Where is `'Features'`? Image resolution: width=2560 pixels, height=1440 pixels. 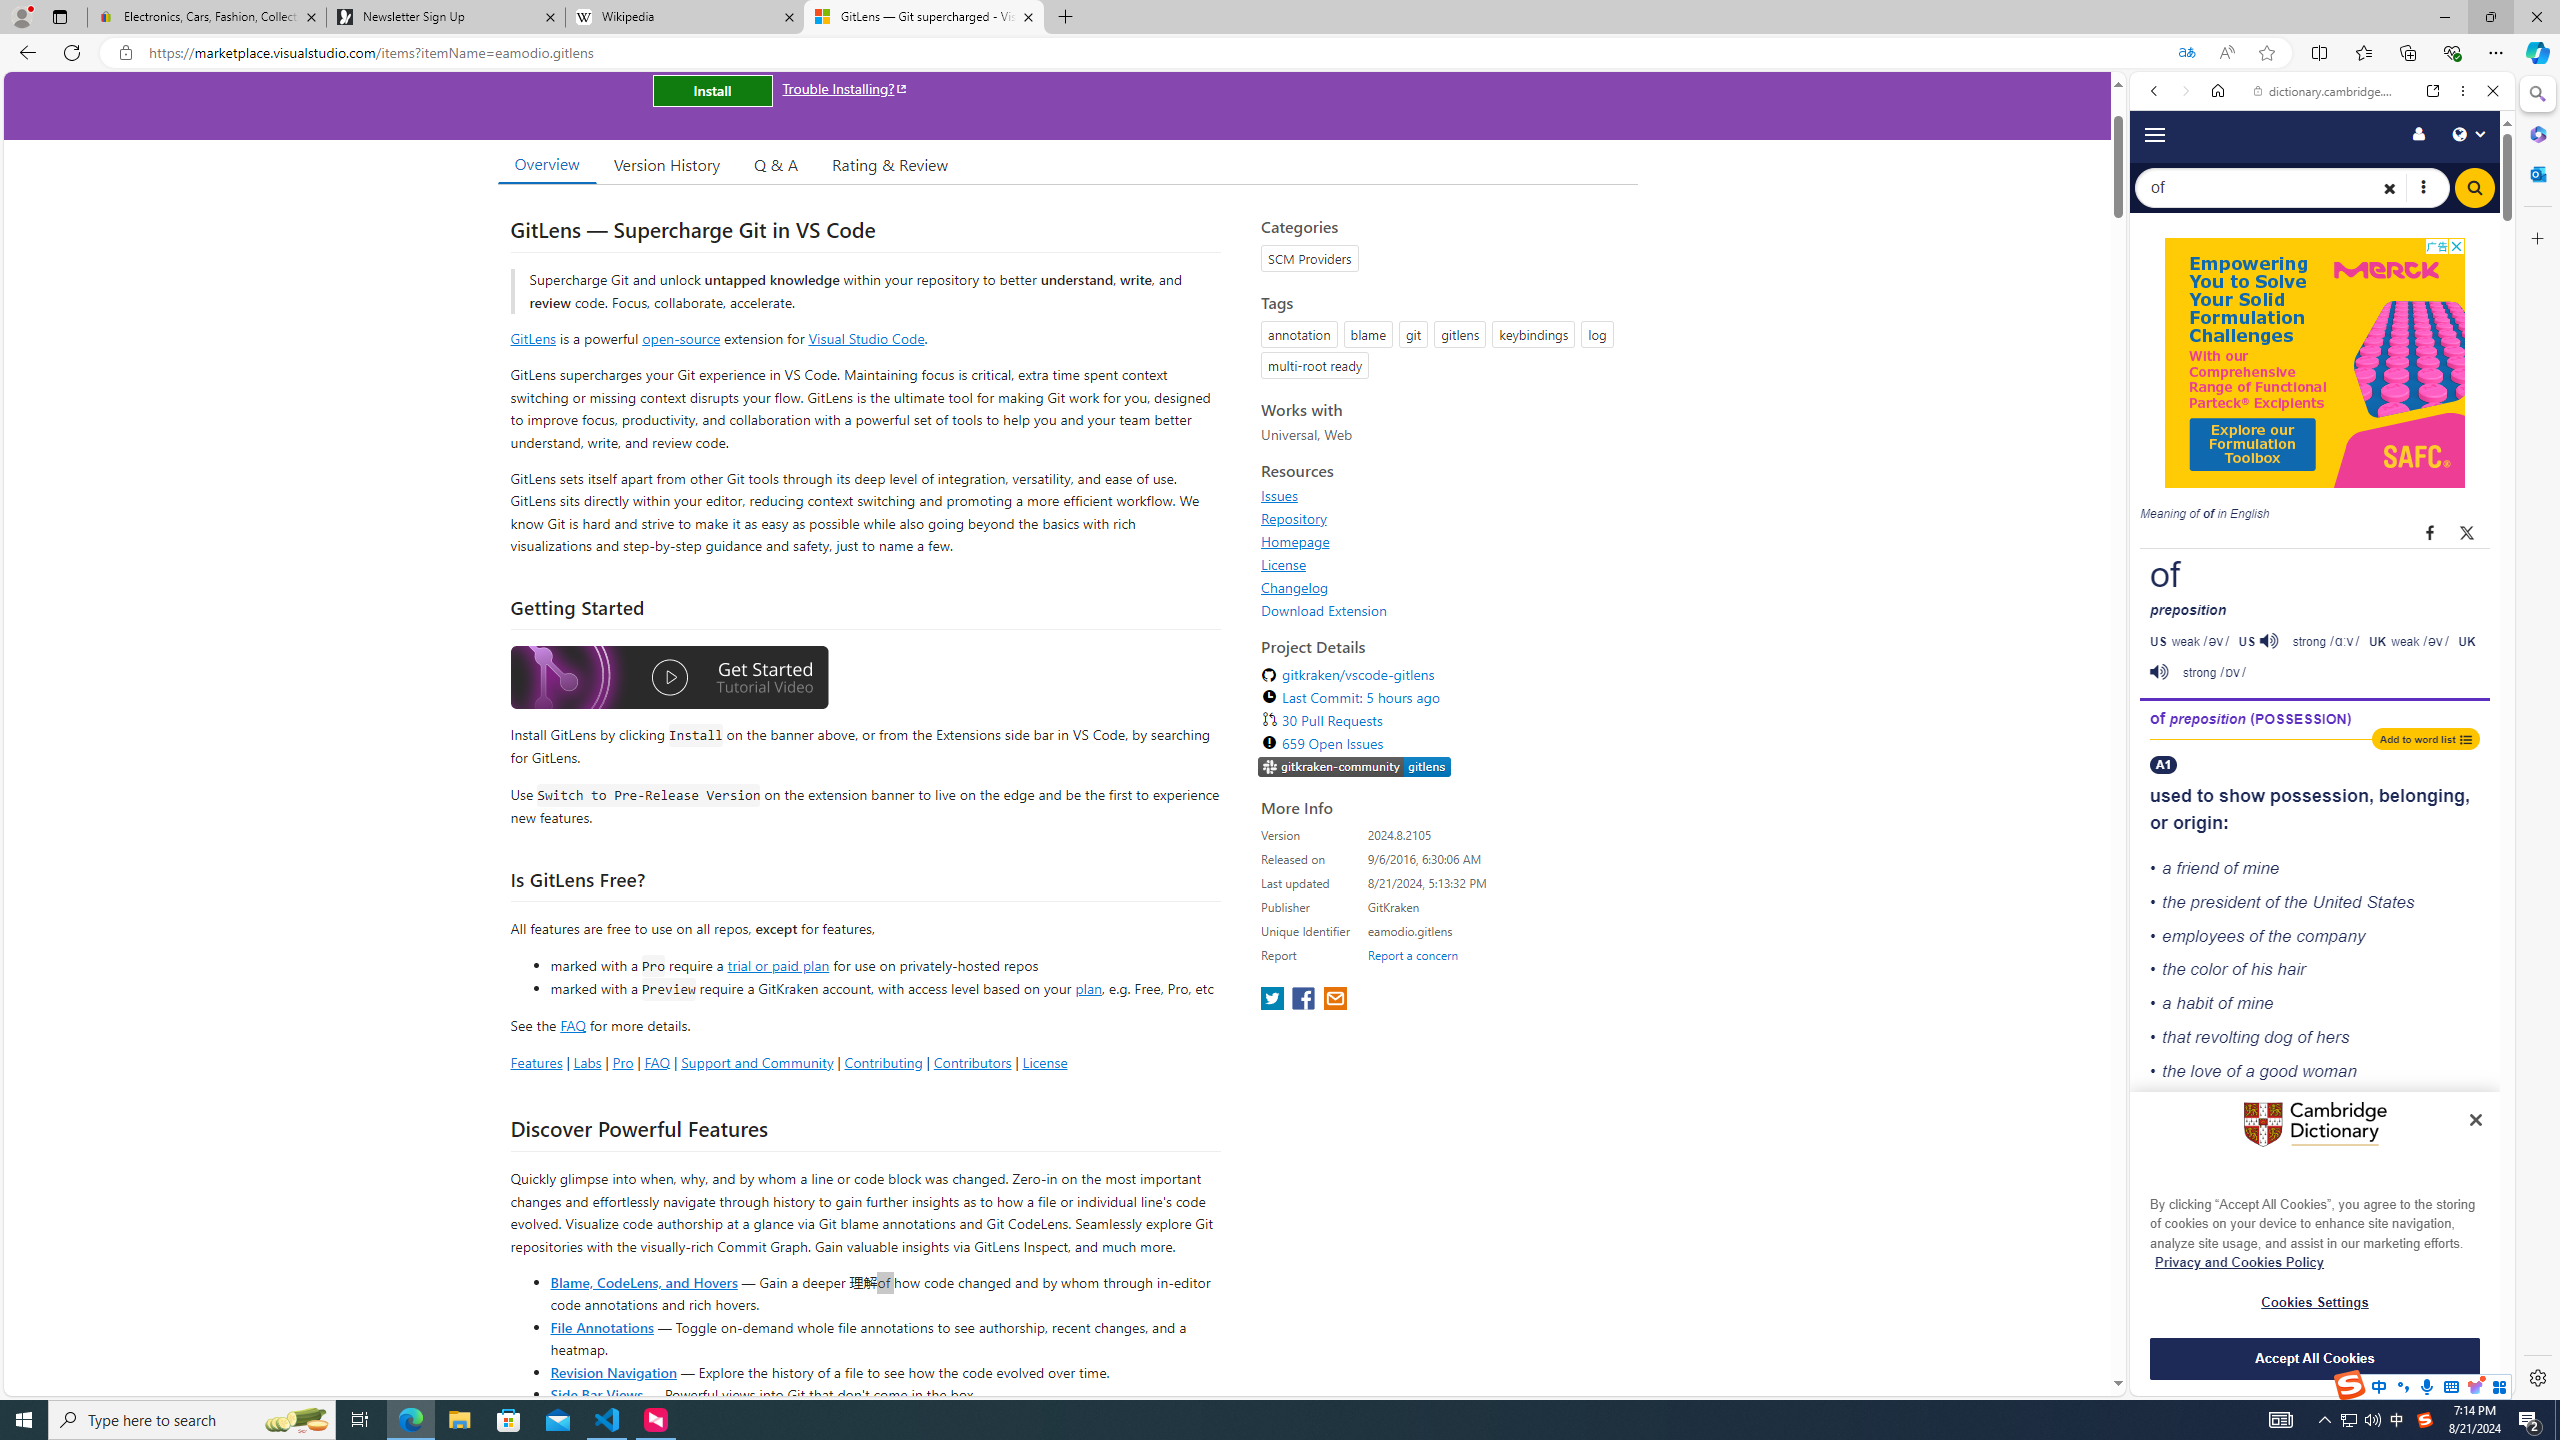 'Features' is located at coordinates (535, 1061).